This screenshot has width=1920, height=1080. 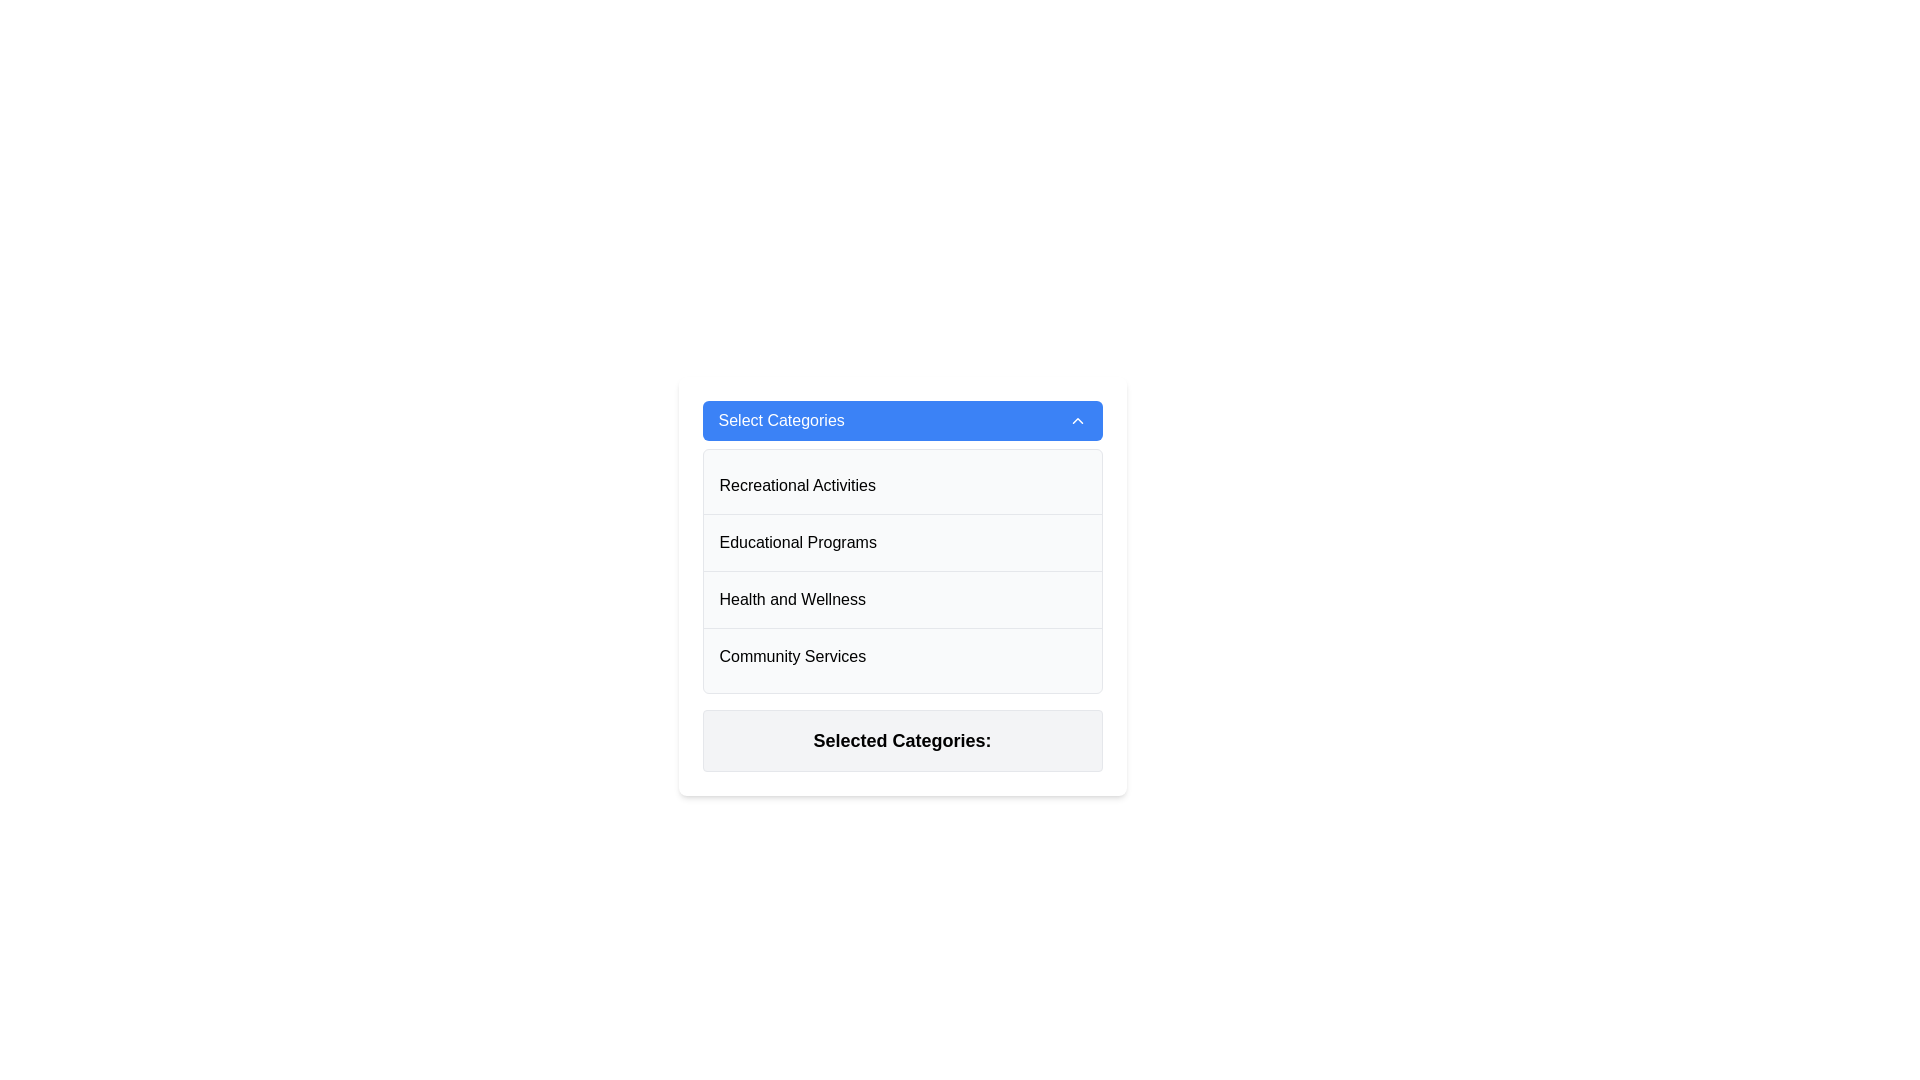 What do you see at coordinates (901, 486) in the screenshot?
I see `the list item labeled 'Recreational Activities' in the dropdown menu` at bounding box center [901, 486].